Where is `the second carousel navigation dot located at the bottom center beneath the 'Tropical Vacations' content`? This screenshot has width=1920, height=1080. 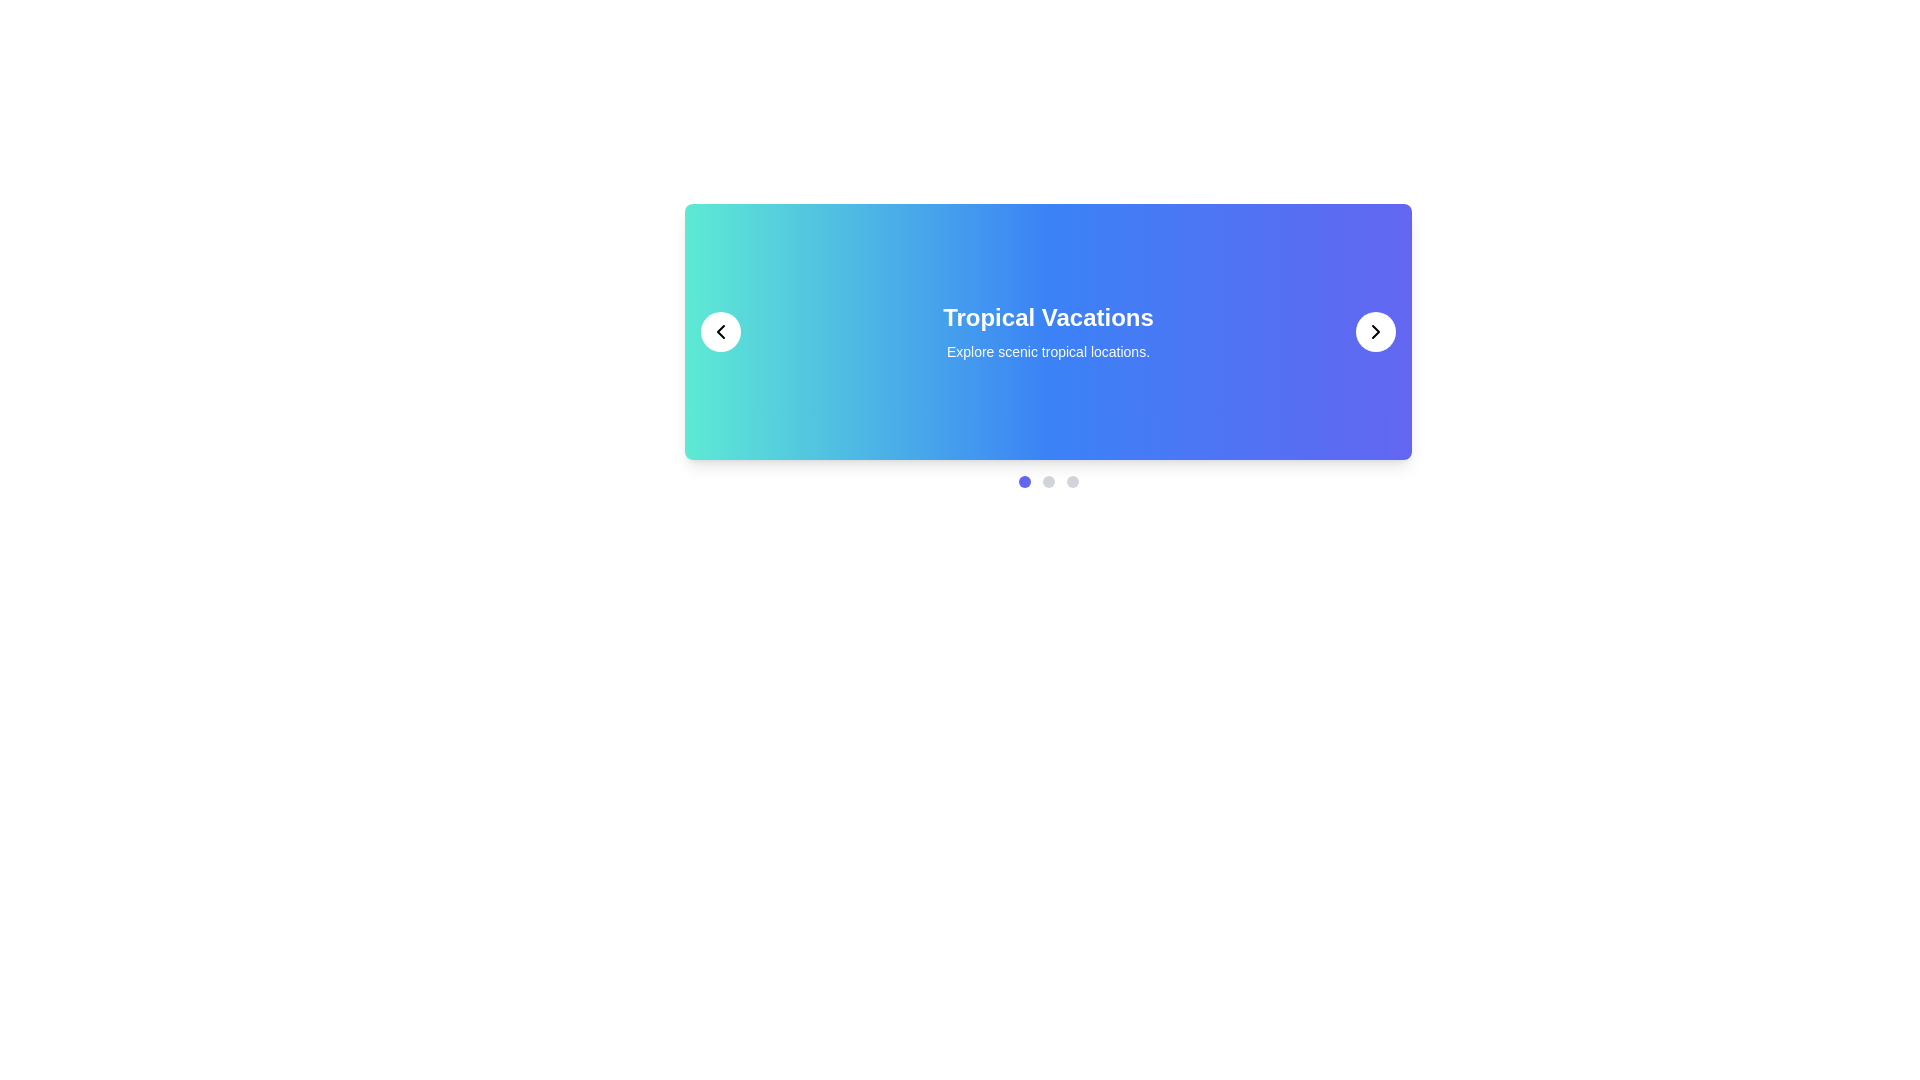 the second carousel navigation dot located at the bottom center beneath the 'Tropical Vacations' content is located at coordinates (1047, 482).